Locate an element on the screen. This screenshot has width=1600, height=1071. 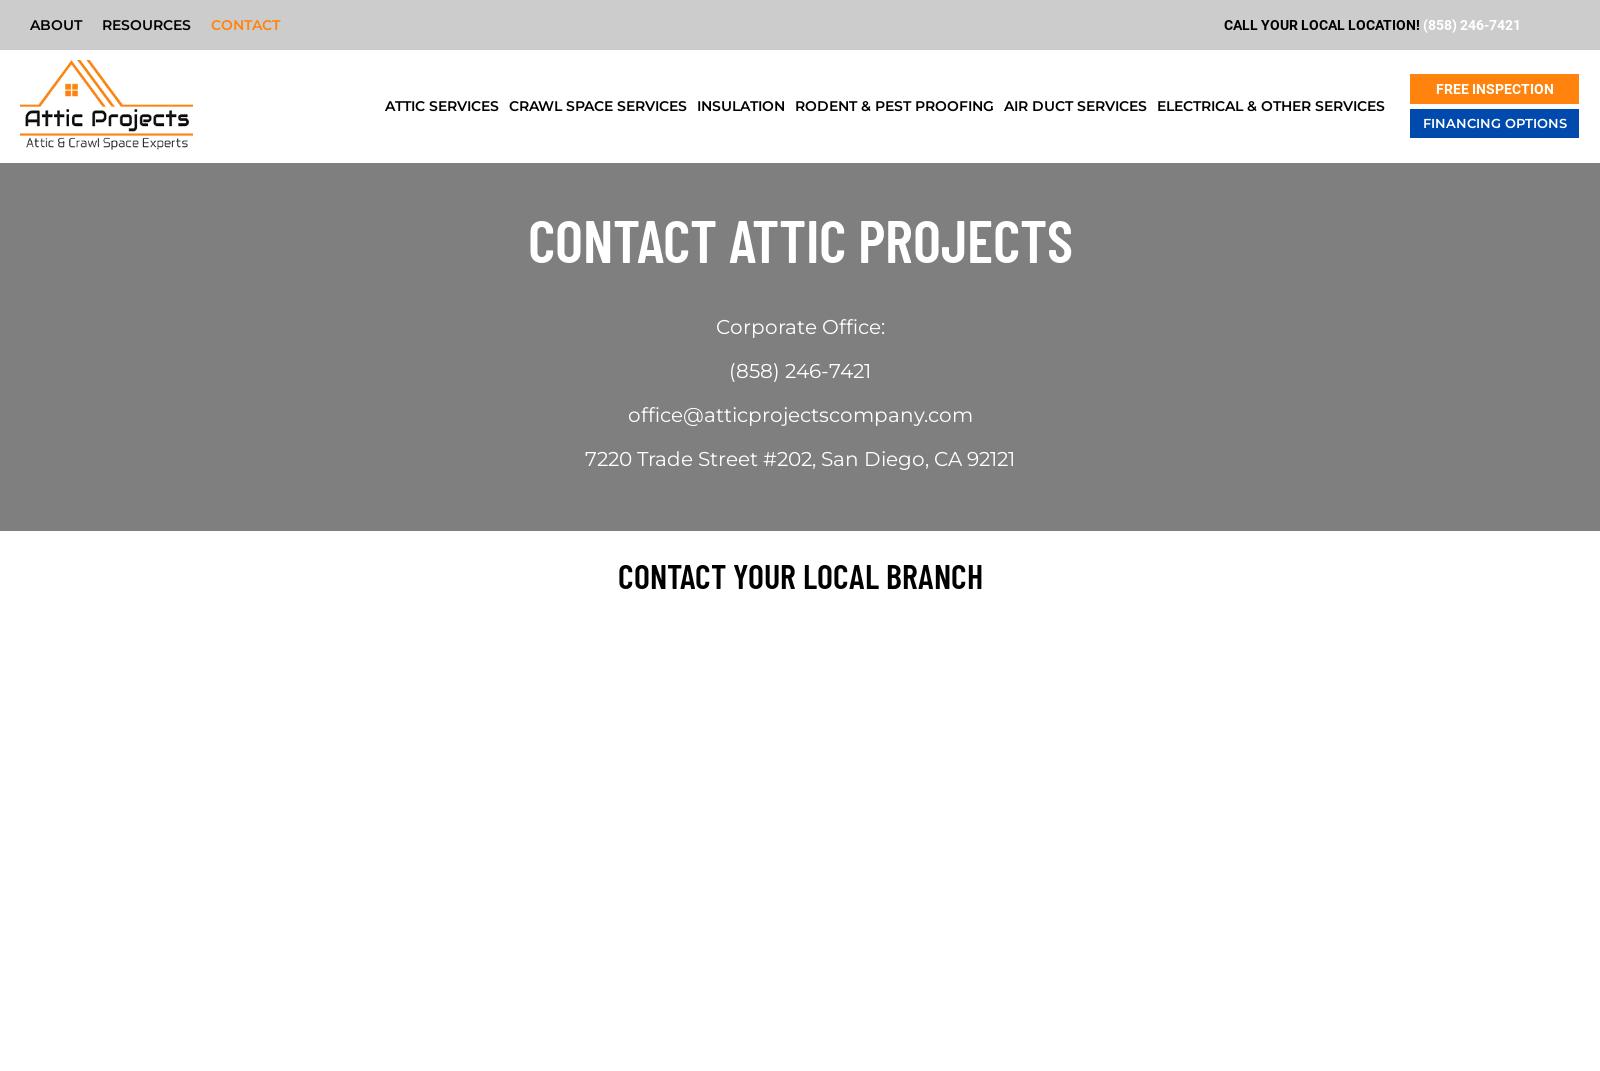
'Contact' is located at coordinates (245, 23).